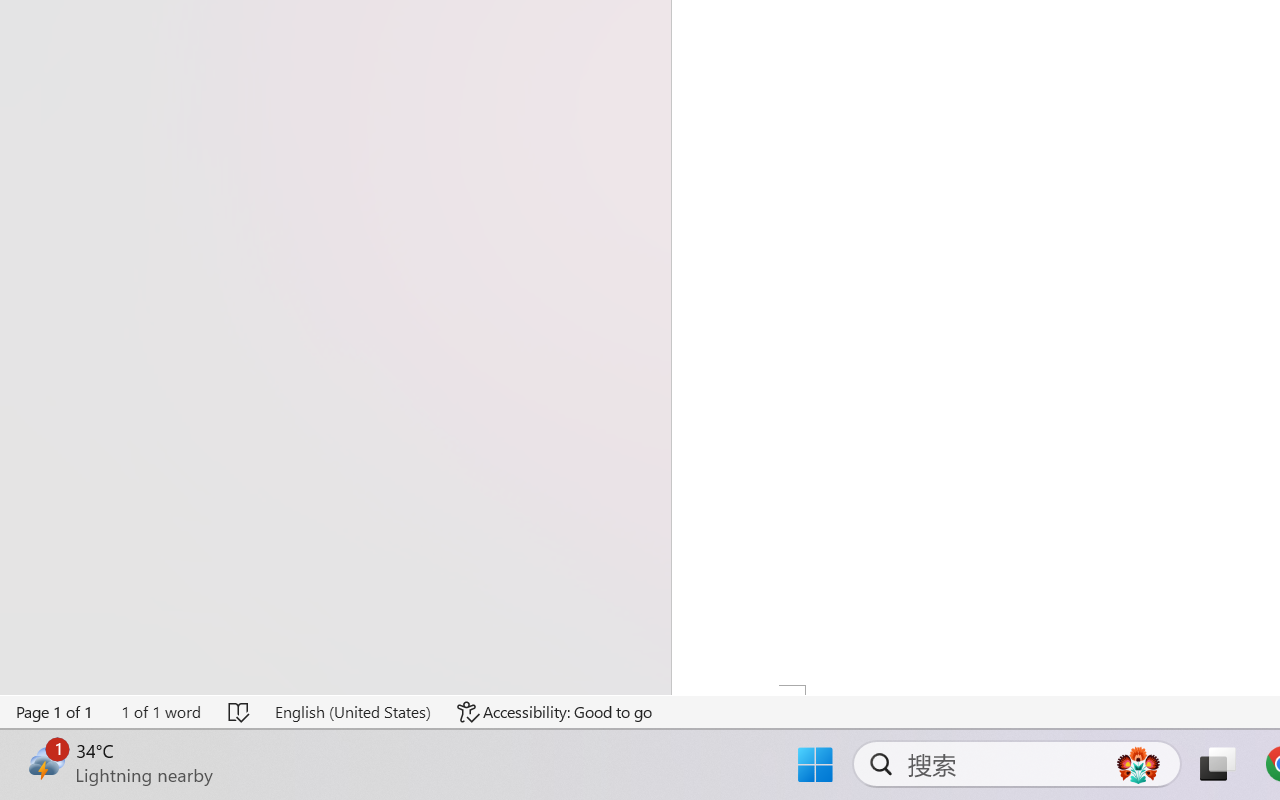 This screenshot has height=800, width=1280. What do you see at coordinates (240, 711) in the screenshot?
I see `'Spelling and Grammar Check No Errors'` at bounding box center [240, 711].